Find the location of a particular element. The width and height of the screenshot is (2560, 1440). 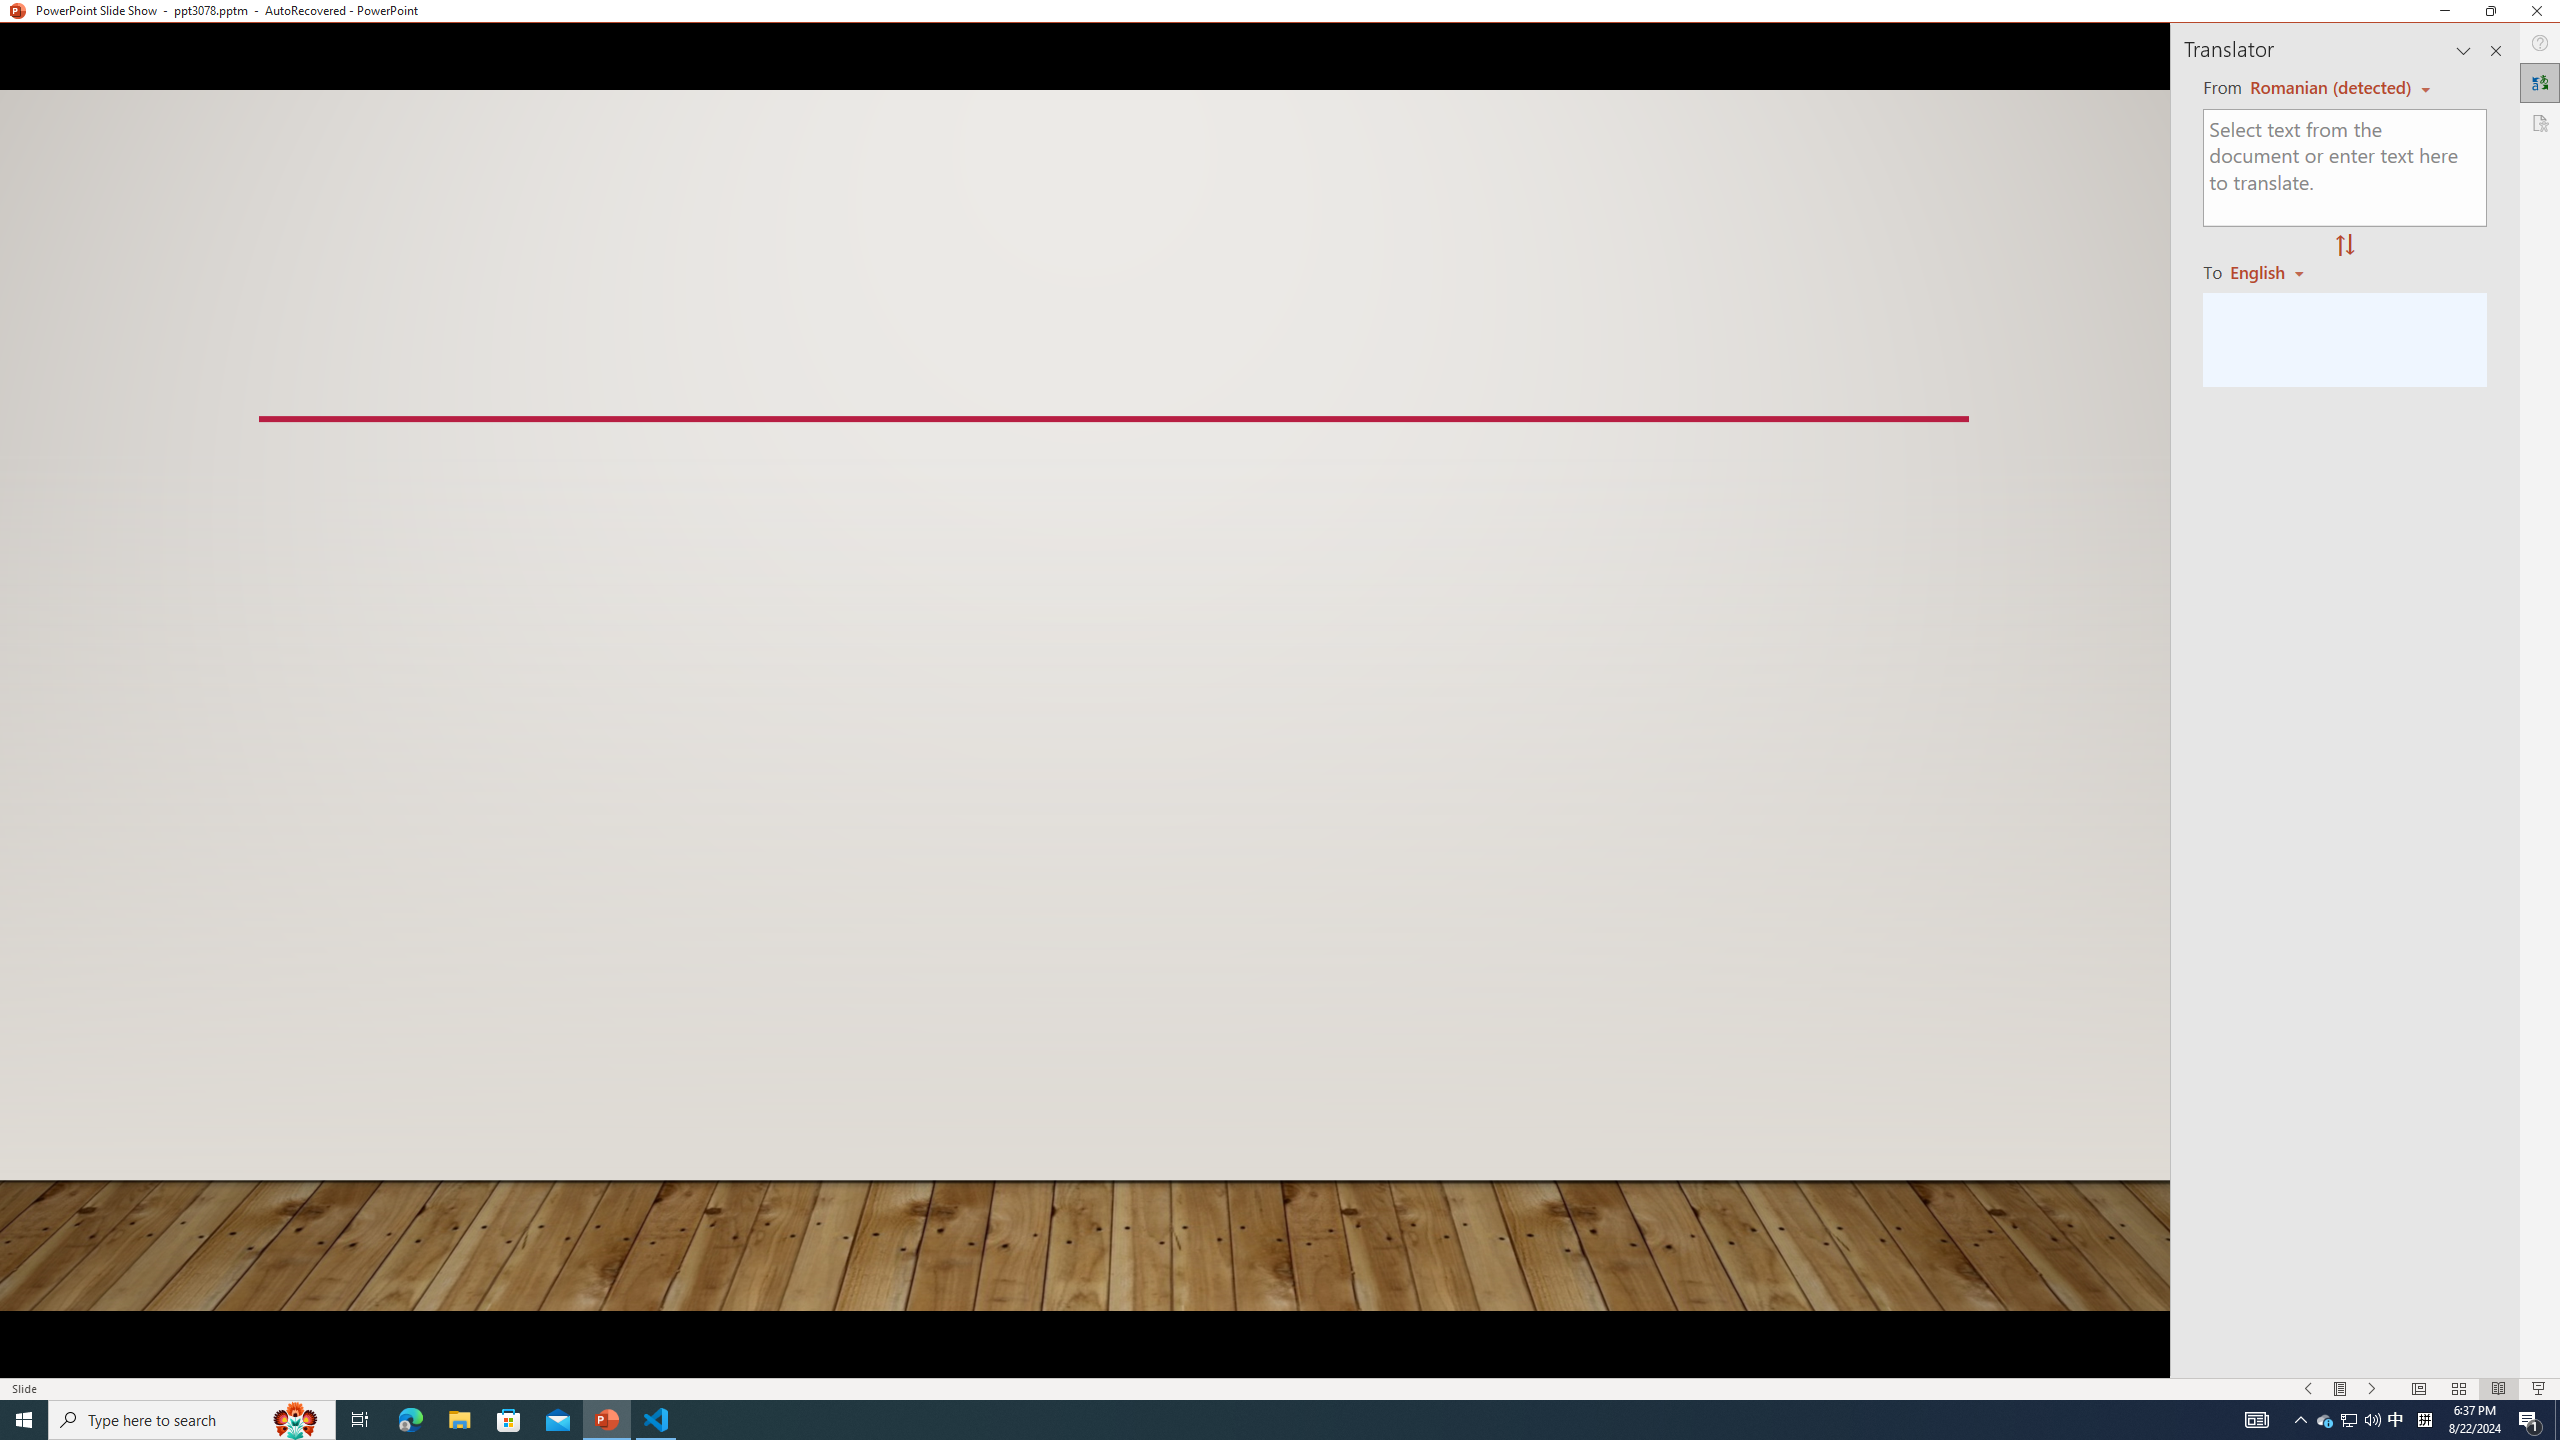

'Slide Sorter' is located at coordinates (2458, 1389).